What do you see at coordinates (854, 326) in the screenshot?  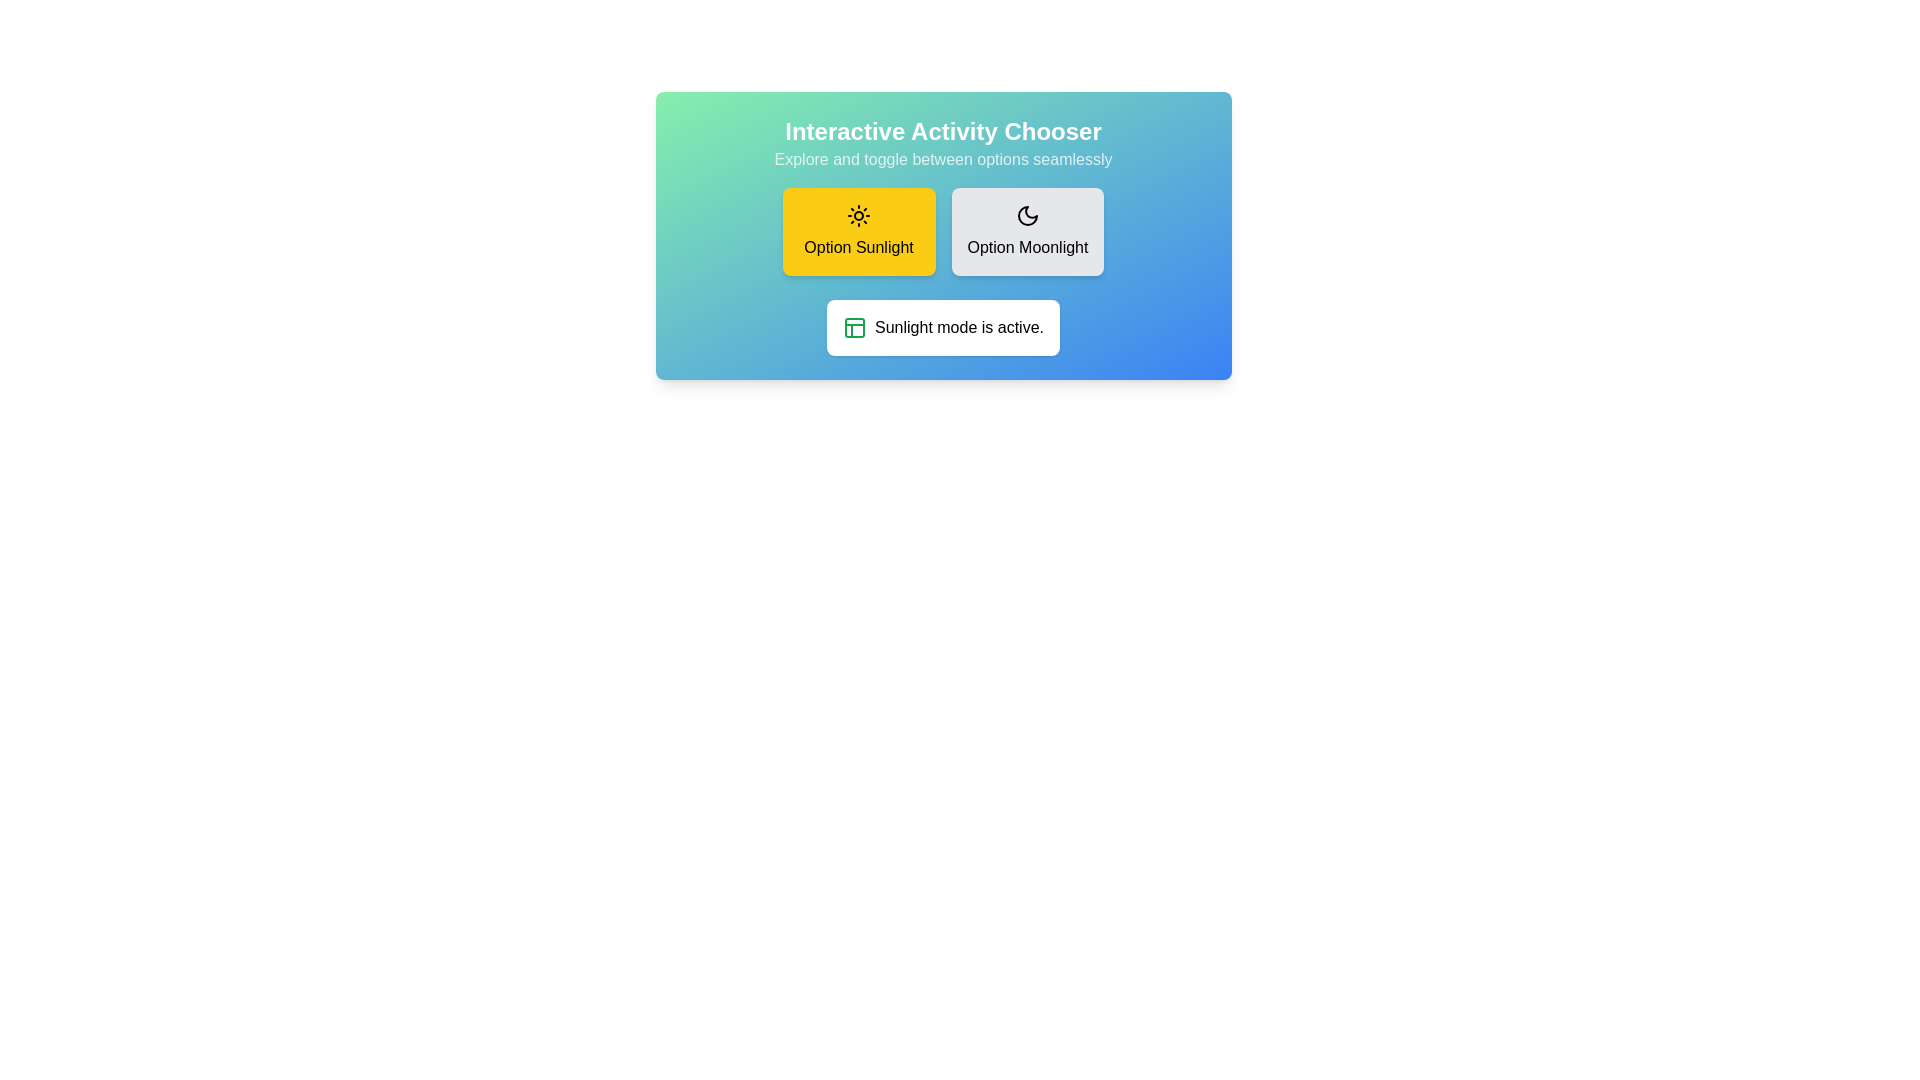 I see `the top-left rounded rectangle in the SVG graphic with a greenish stroke color, indicating that 'Sunlight mode is active'` at bounding box center [854, 326].